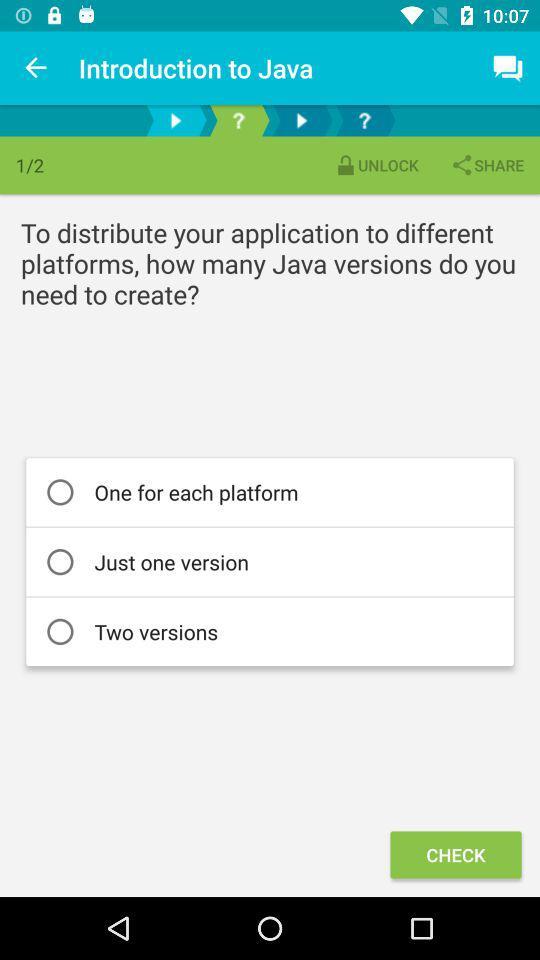 Image resolution: width=540 pixels, height=960 pixels. Describe the element at coordinates (455, 853) in the screenshot. I see `the check` at that location.